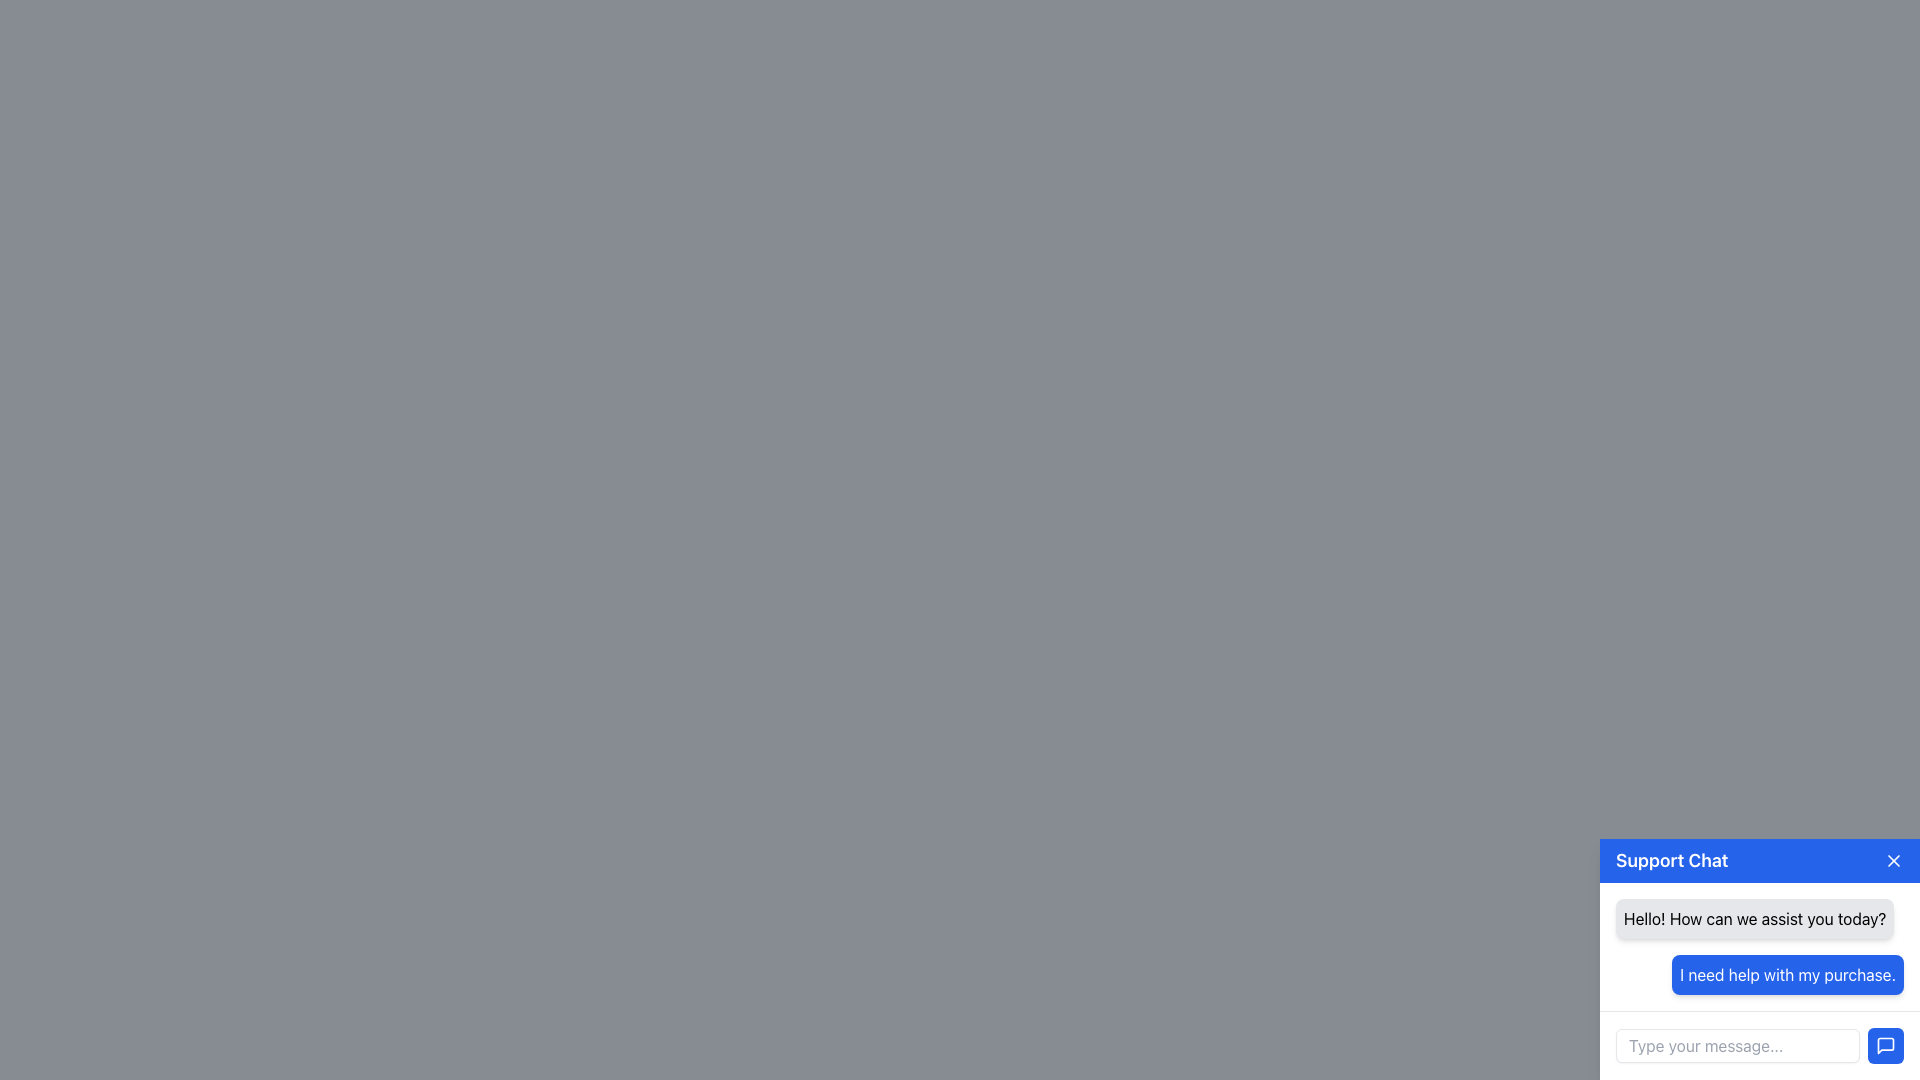 The height and width of the screenshot is (1080, 1920). What do you see at coordinates (1672, 859) in the screenshot?
I see `the 'Support Chat' text label displayed in bold, large font size with a white color on a blue background located in the header of the chat window` at bounding box center [1672, 859].